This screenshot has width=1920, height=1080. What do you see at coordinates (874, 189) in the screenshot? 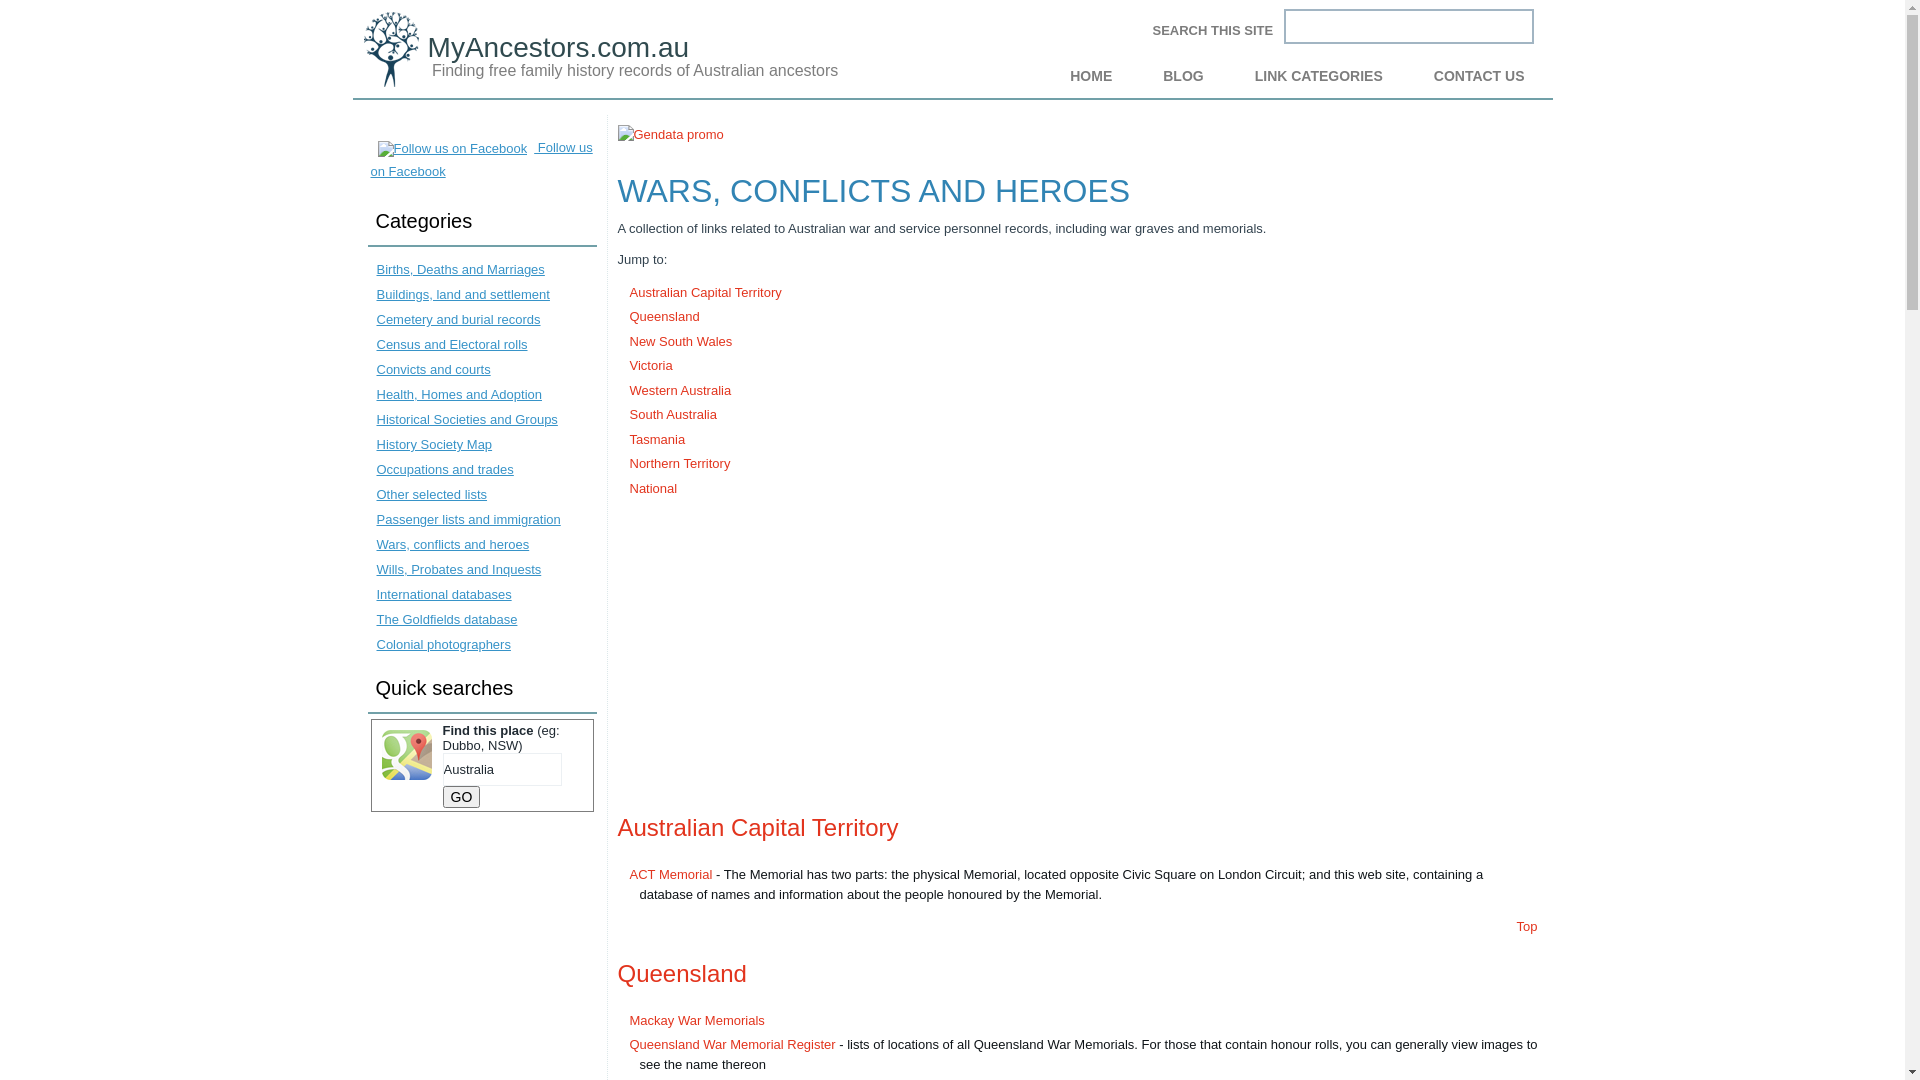
I see `'WARS, CONFLICTS AND HEROES'` at bounding box center [874, 189].